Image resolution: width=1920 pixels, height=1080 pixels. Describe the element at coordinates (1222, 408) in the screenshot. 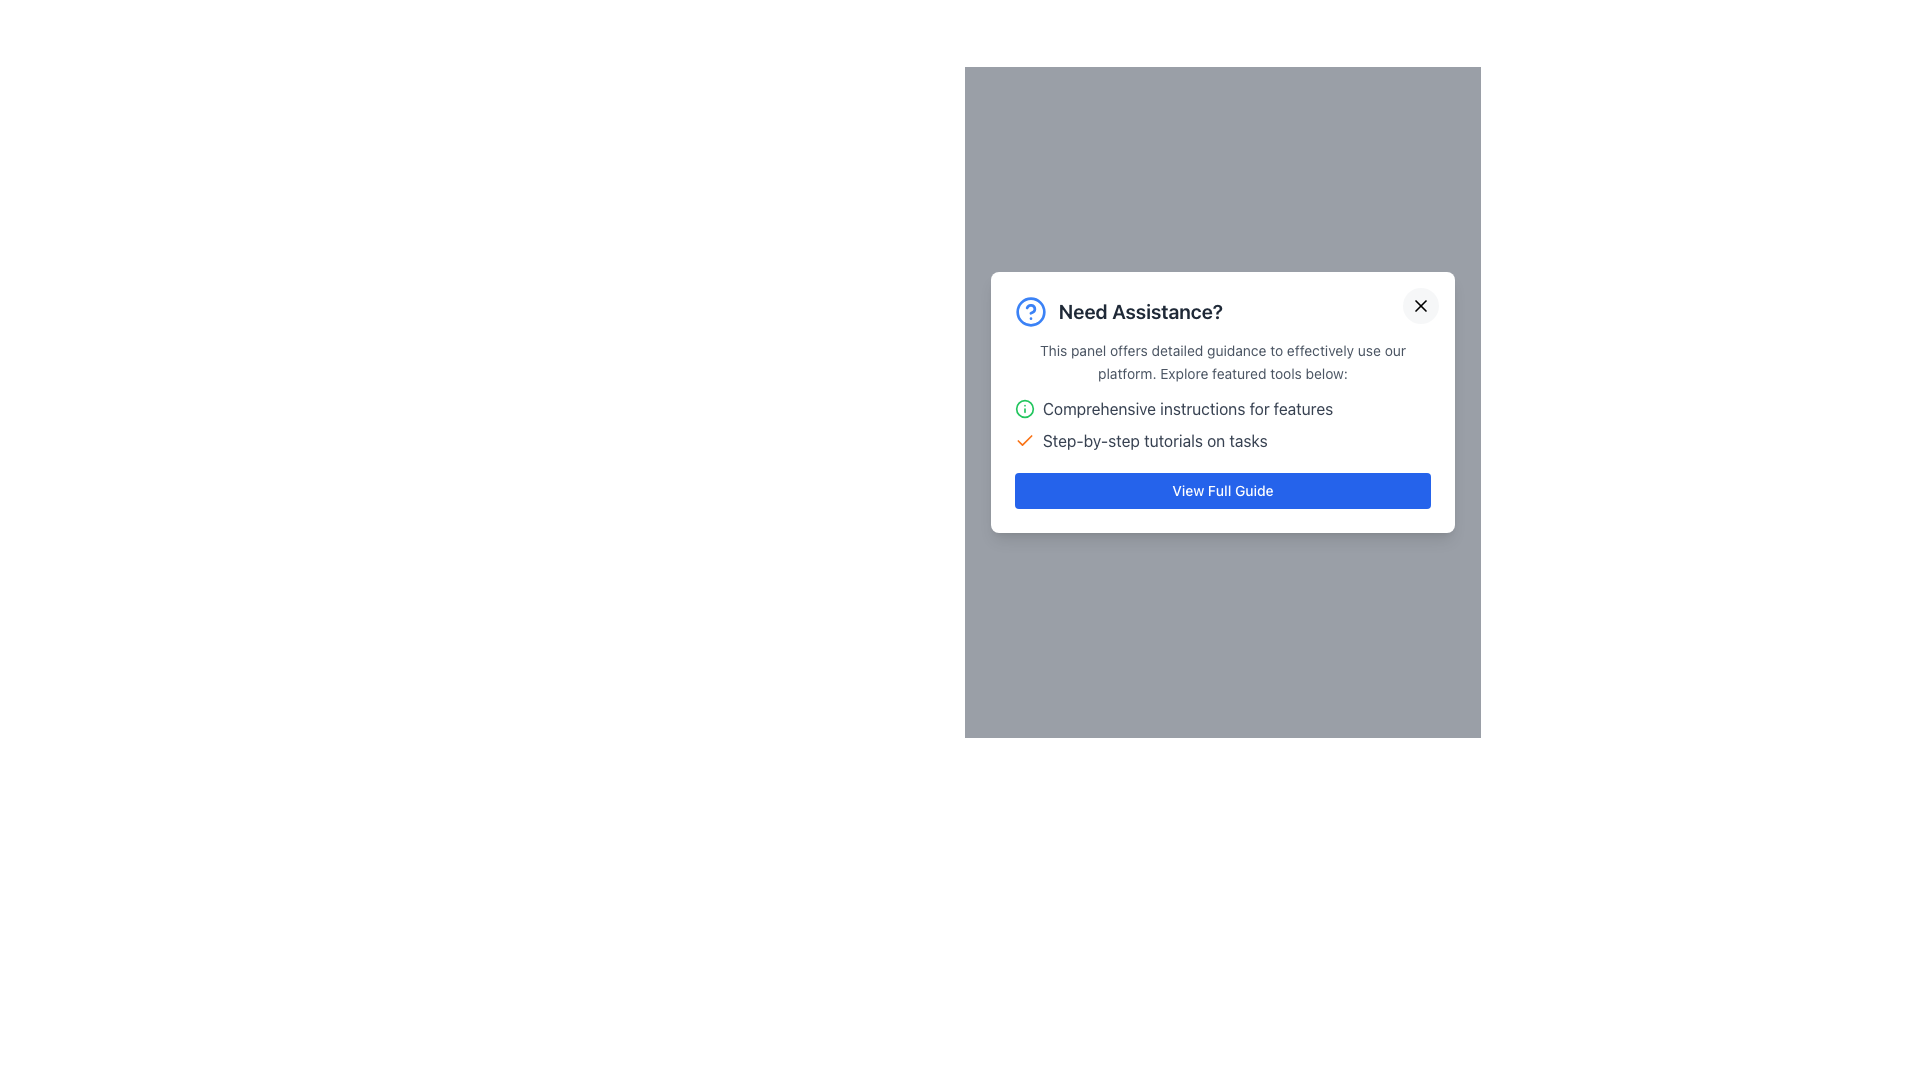

I see `the horizontally aligned text component reading 'Comprehensive instructions for features', which is styled in gray color and located next to a green circular icon with an 'i' symbol inside, as it is the first item in the assistance panel's vertical list` at that location.